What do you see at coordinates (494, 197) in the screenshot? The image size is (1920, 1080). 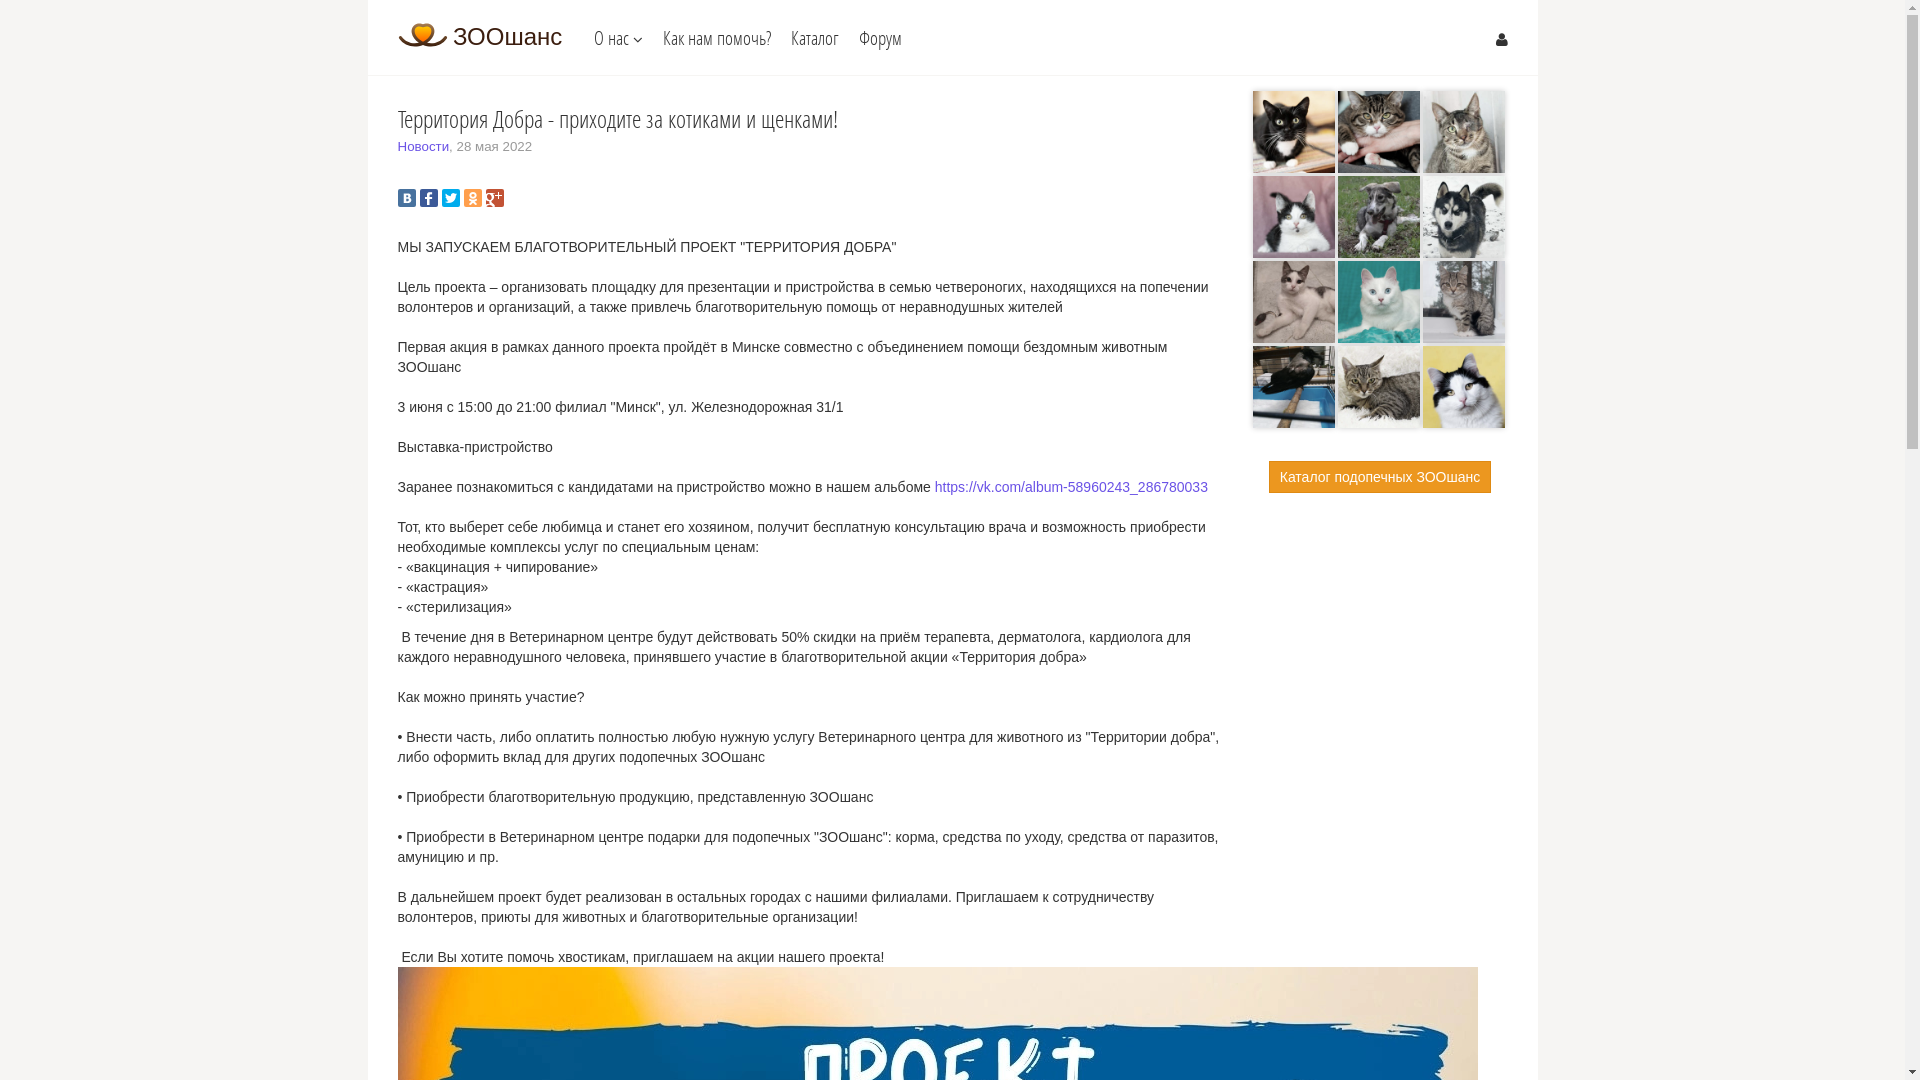 I see `'Google Plus'` at bounding box center [494, 197].